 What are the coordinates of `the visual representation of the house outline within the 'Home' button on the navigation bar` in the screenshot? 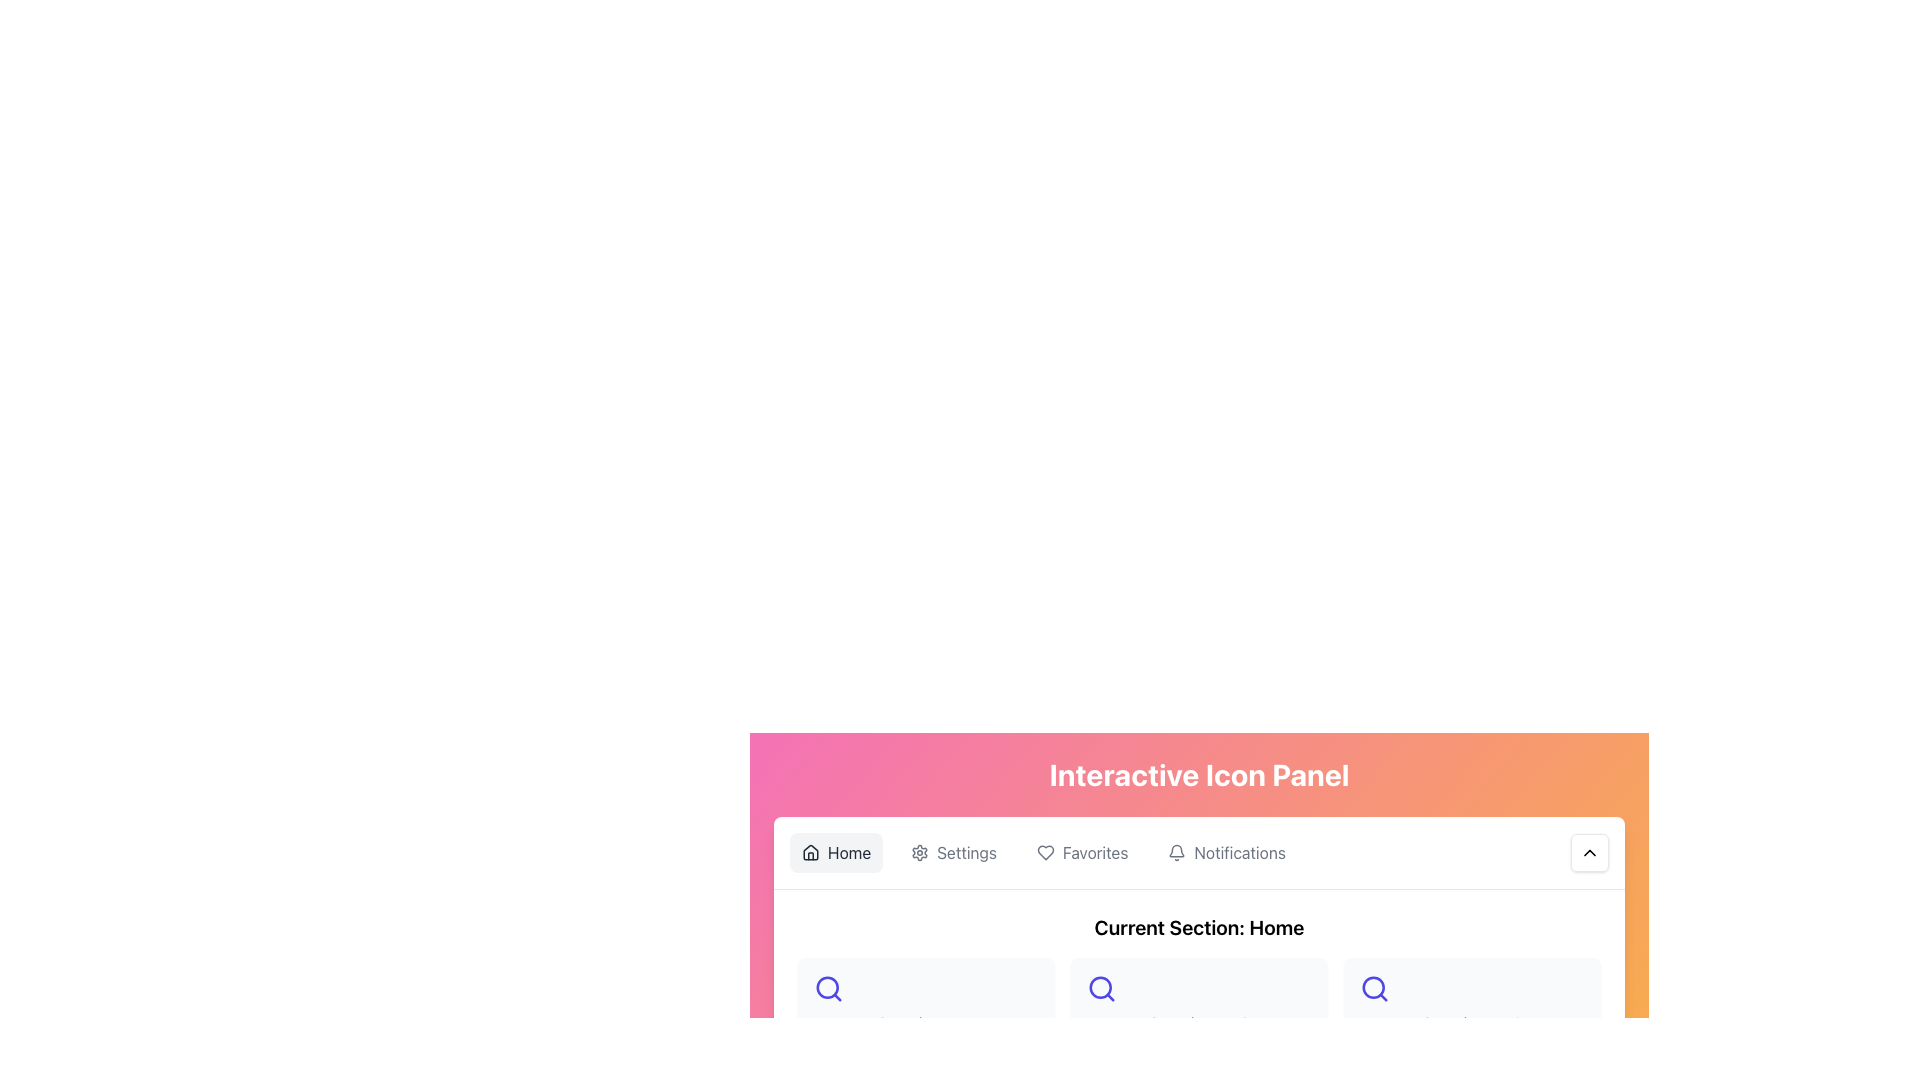 It's located at (811, 852).